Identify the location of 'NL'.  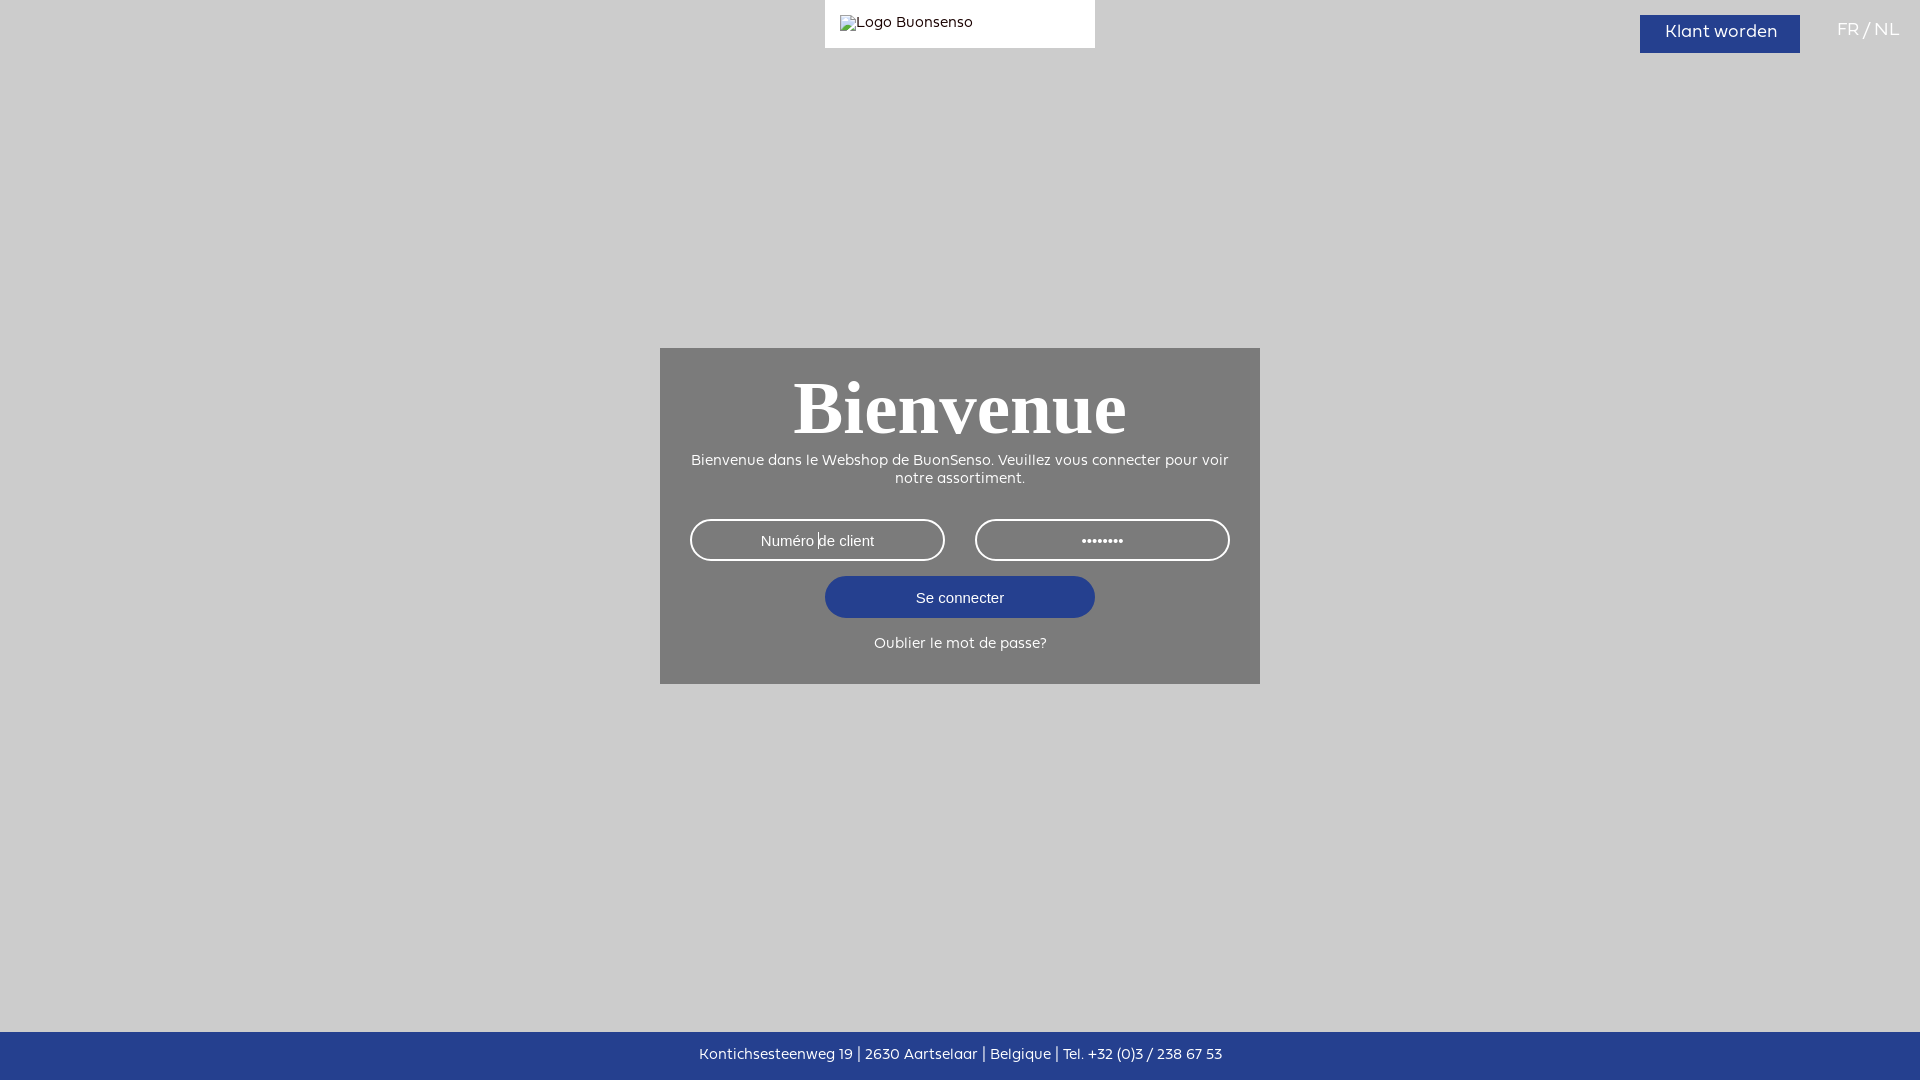
(1885, 30).